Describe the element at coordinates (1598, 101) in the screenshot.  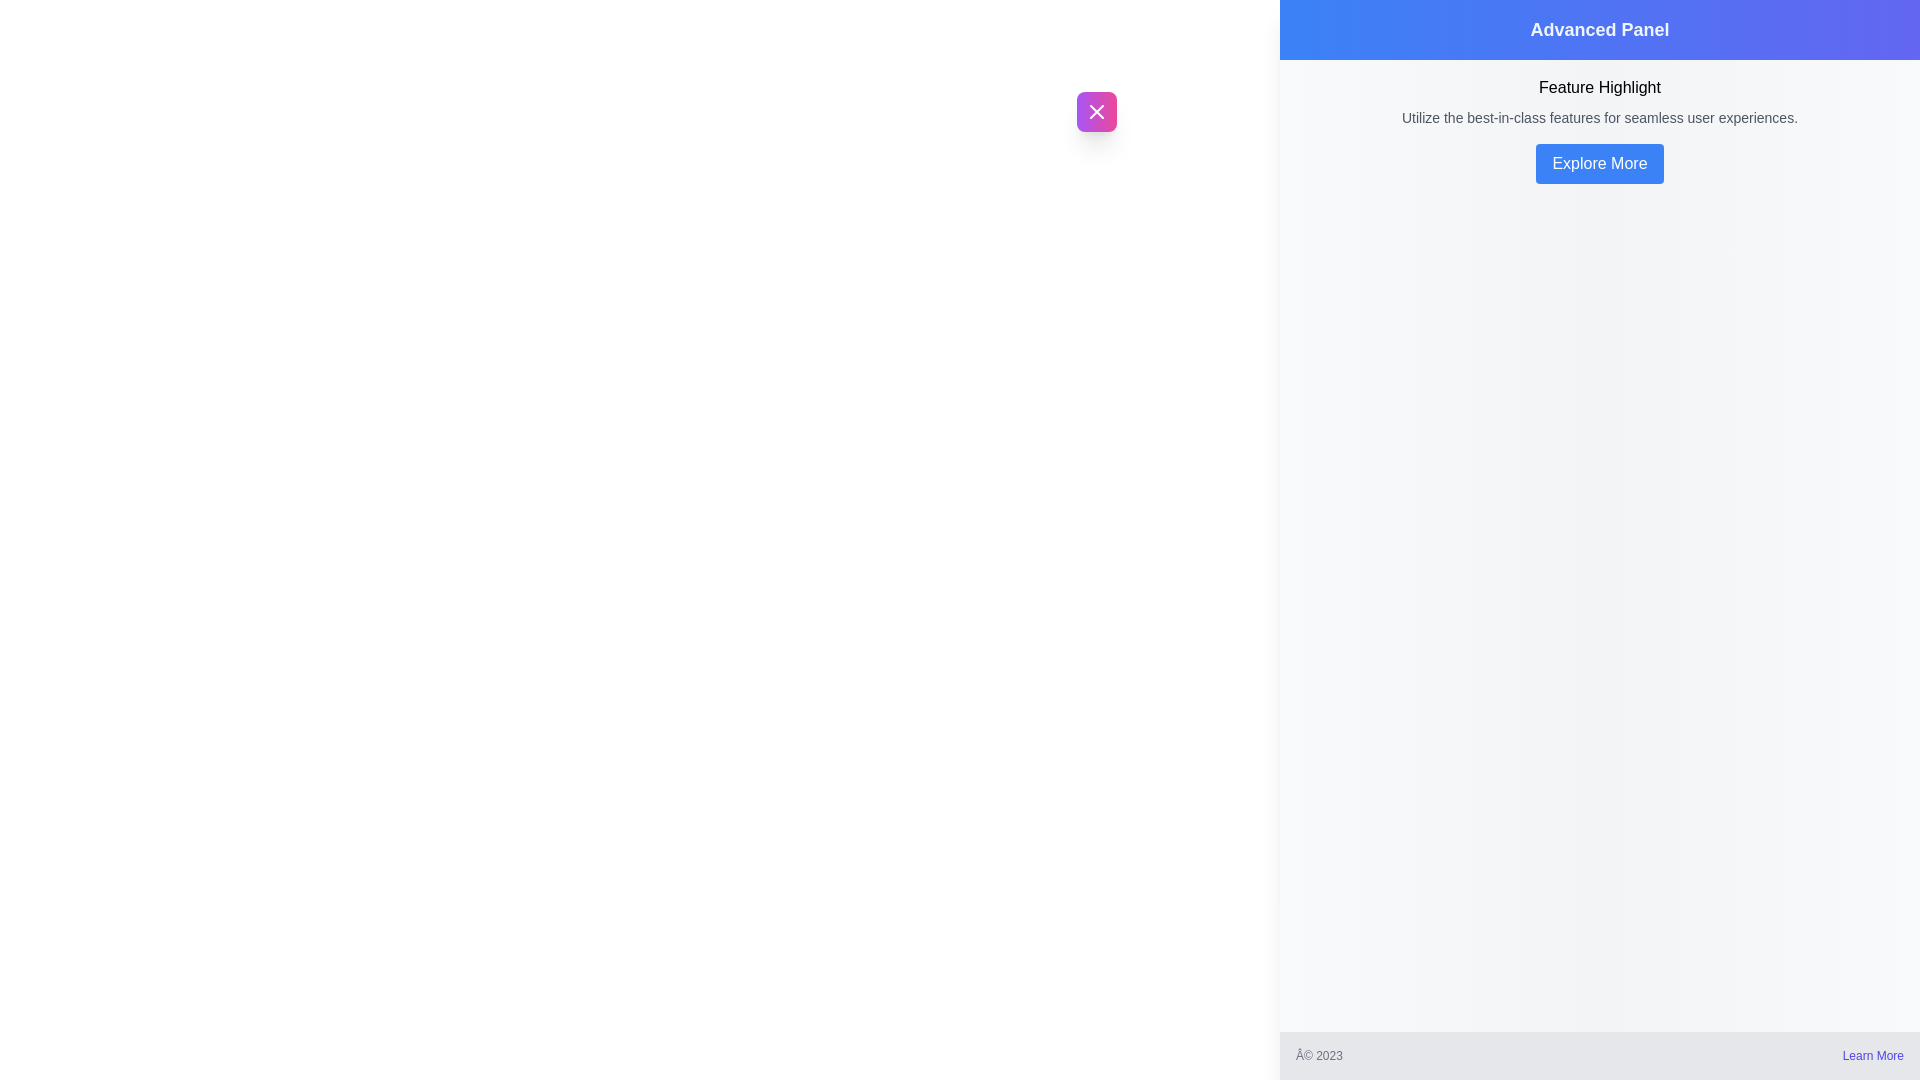
I see `the 'Feature Highlight' Text Content Block, which displays a title and description, located at the top of the right-hand section of the interface` at that location.